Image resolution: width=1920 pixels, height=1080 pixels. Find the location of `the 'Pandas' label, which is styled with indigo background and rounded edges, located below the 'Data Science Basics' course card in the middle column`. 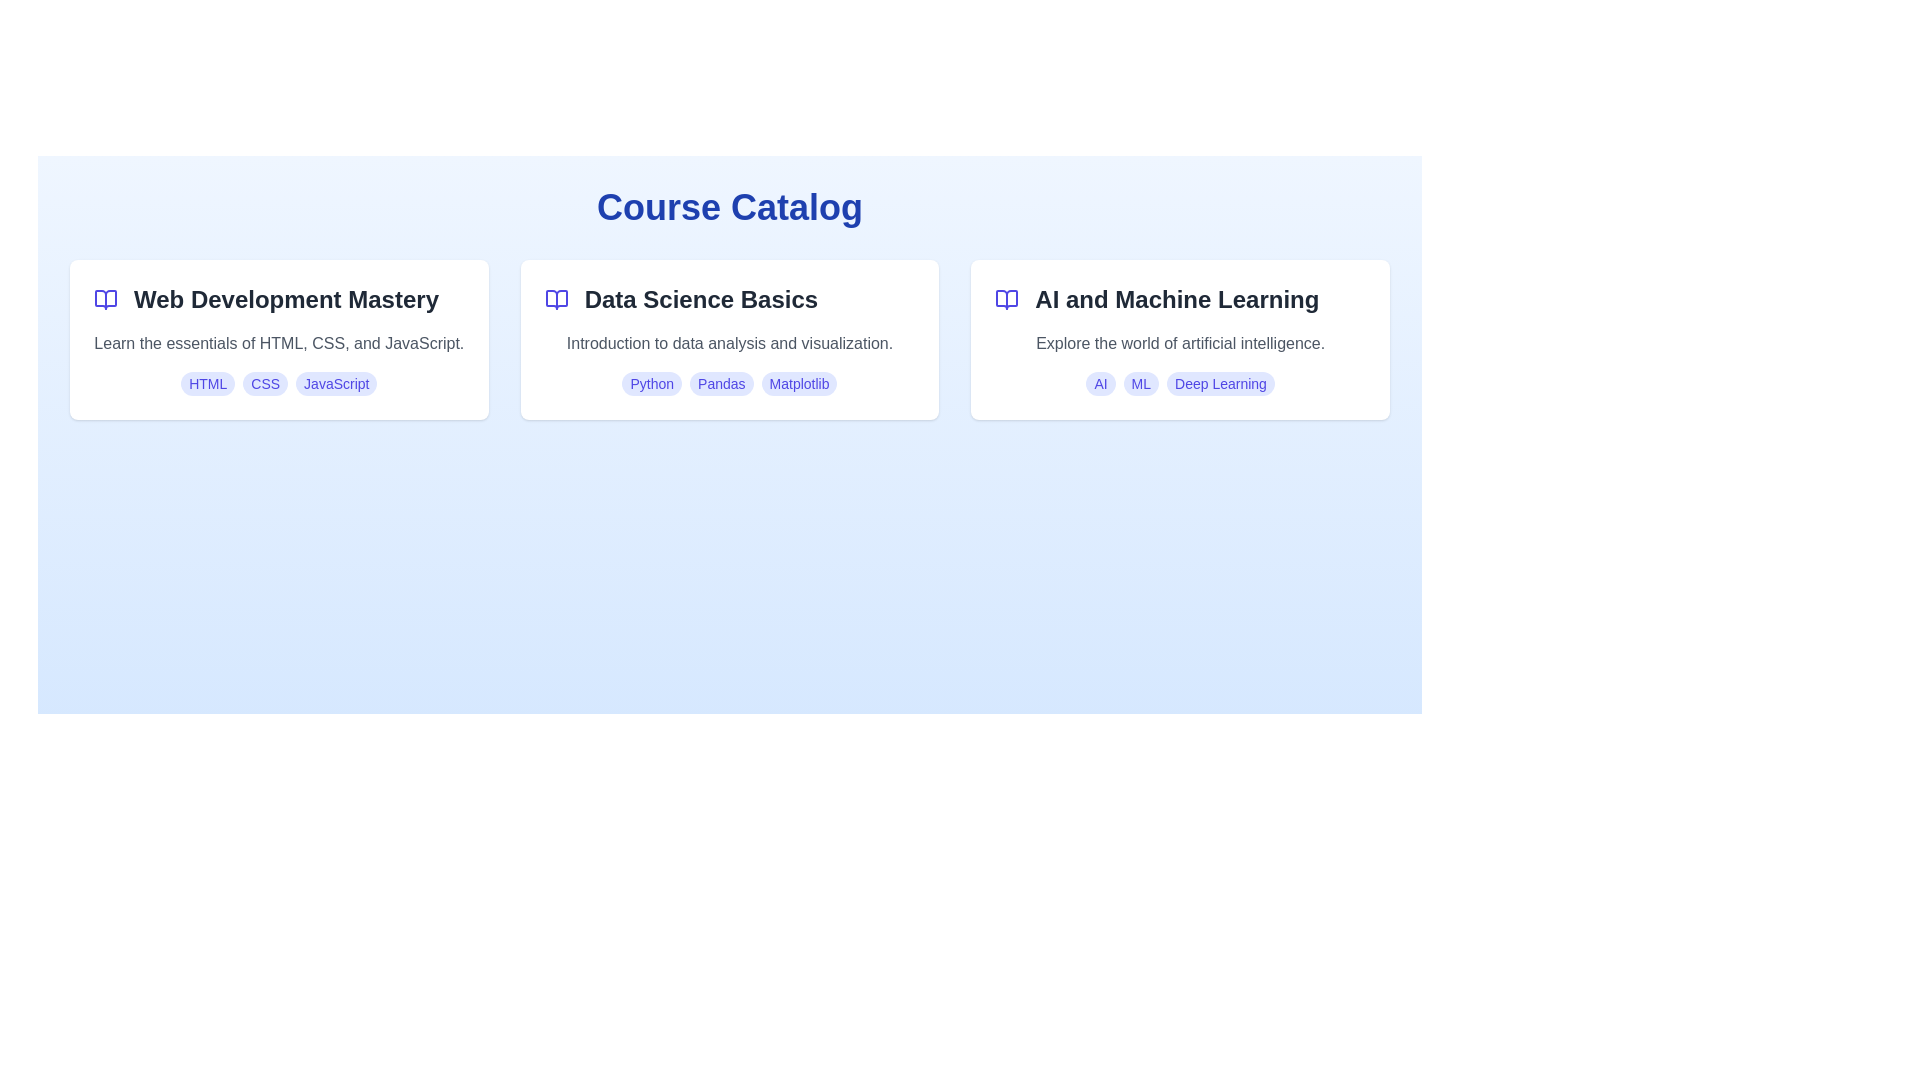

the 'Pandas' label, which is styled with indigo background and rounded edges, located below the 'Data Science Basics' course card in the middle column is located at coordinates (720, 384).